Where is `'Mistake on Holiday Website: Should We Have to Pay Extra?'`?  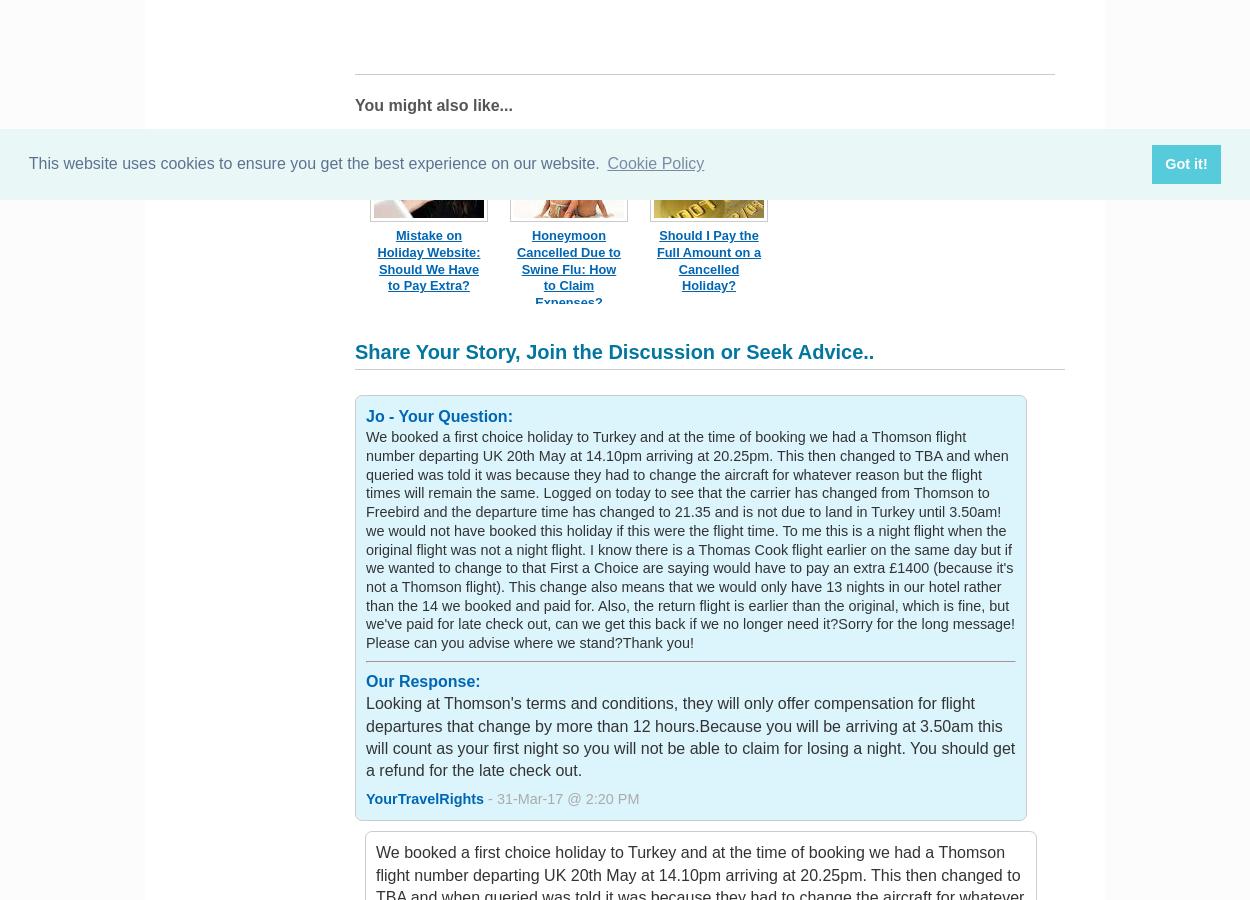 'Mistake on Holiday Website: Should We Have to Pay Extra?' is located at coordinates (428, 259).